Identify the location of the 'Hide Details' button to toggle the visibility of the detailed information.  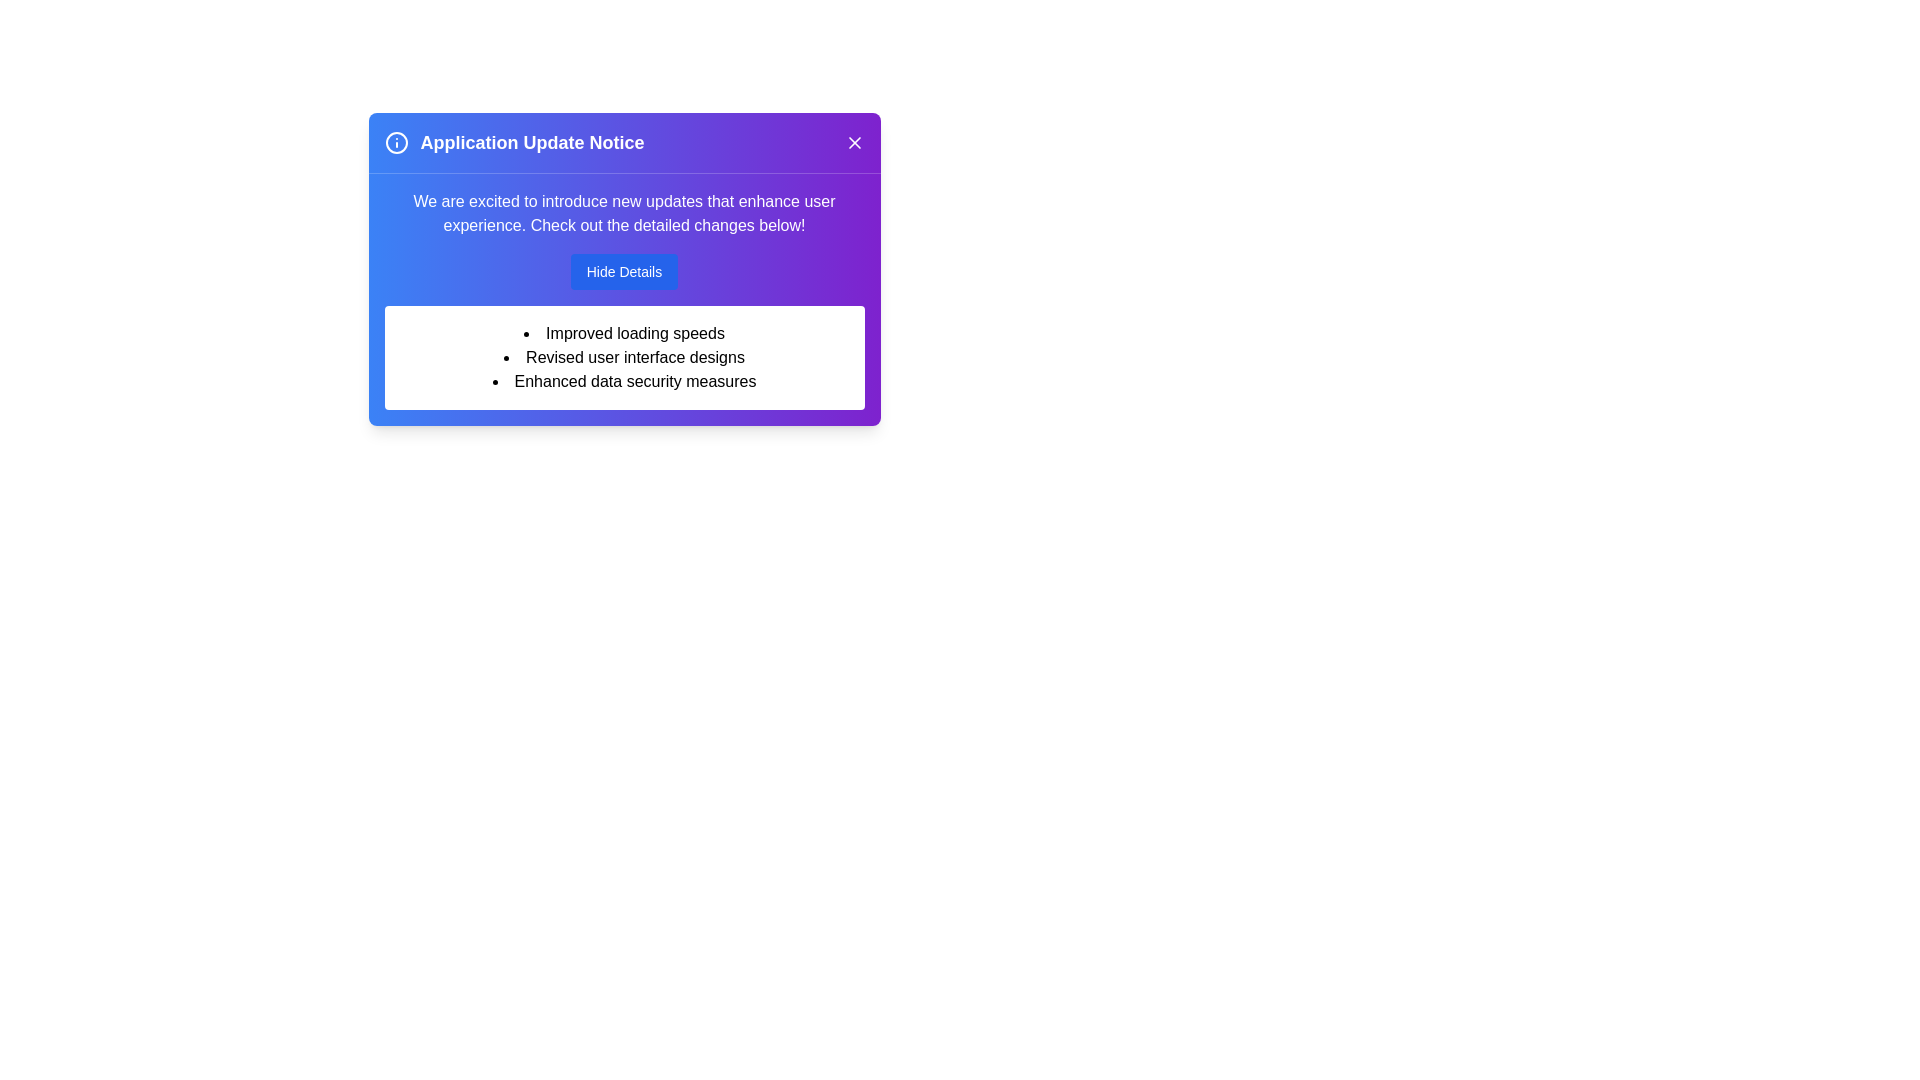
(623, 272).